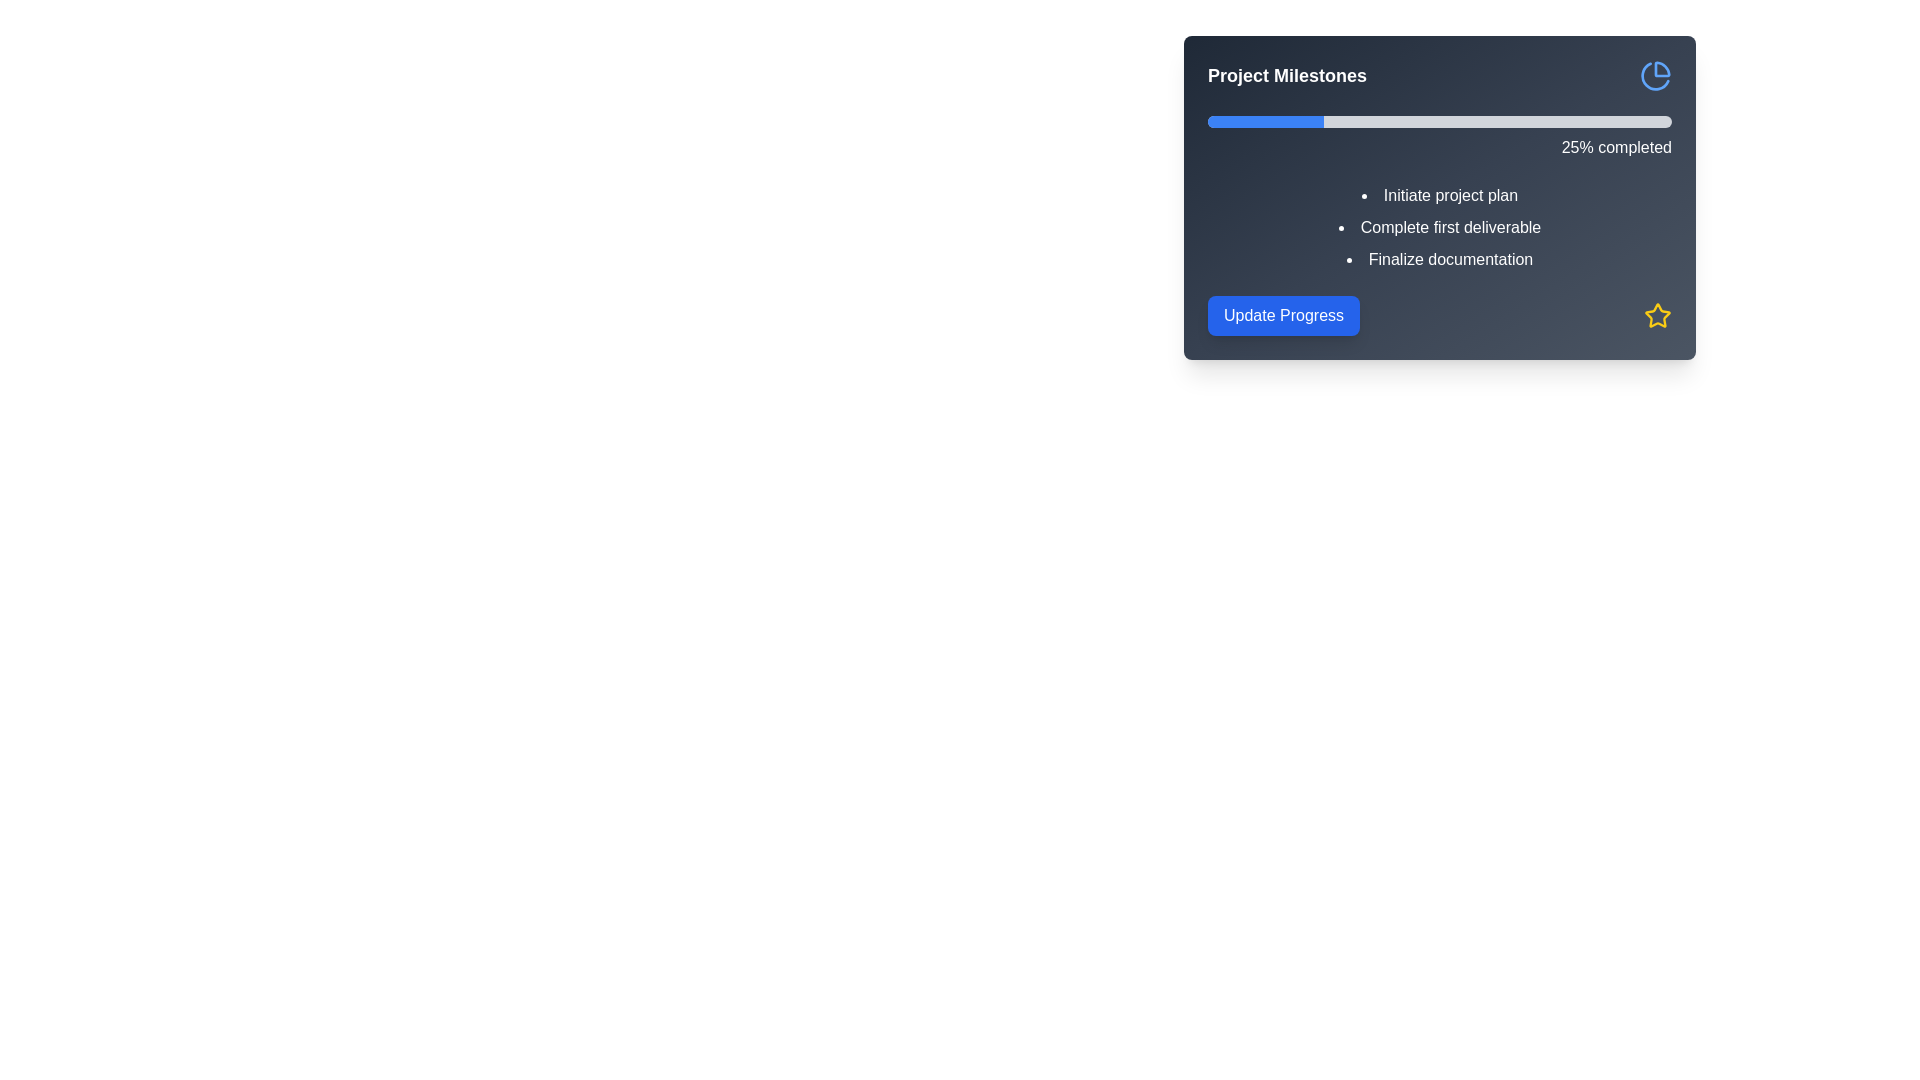 The height and width of the screenshot is (1080, 1920). What do you see at coordinates (1257, 122) in the screenshot?
I see `progress` at bounding box center [1257, 122].